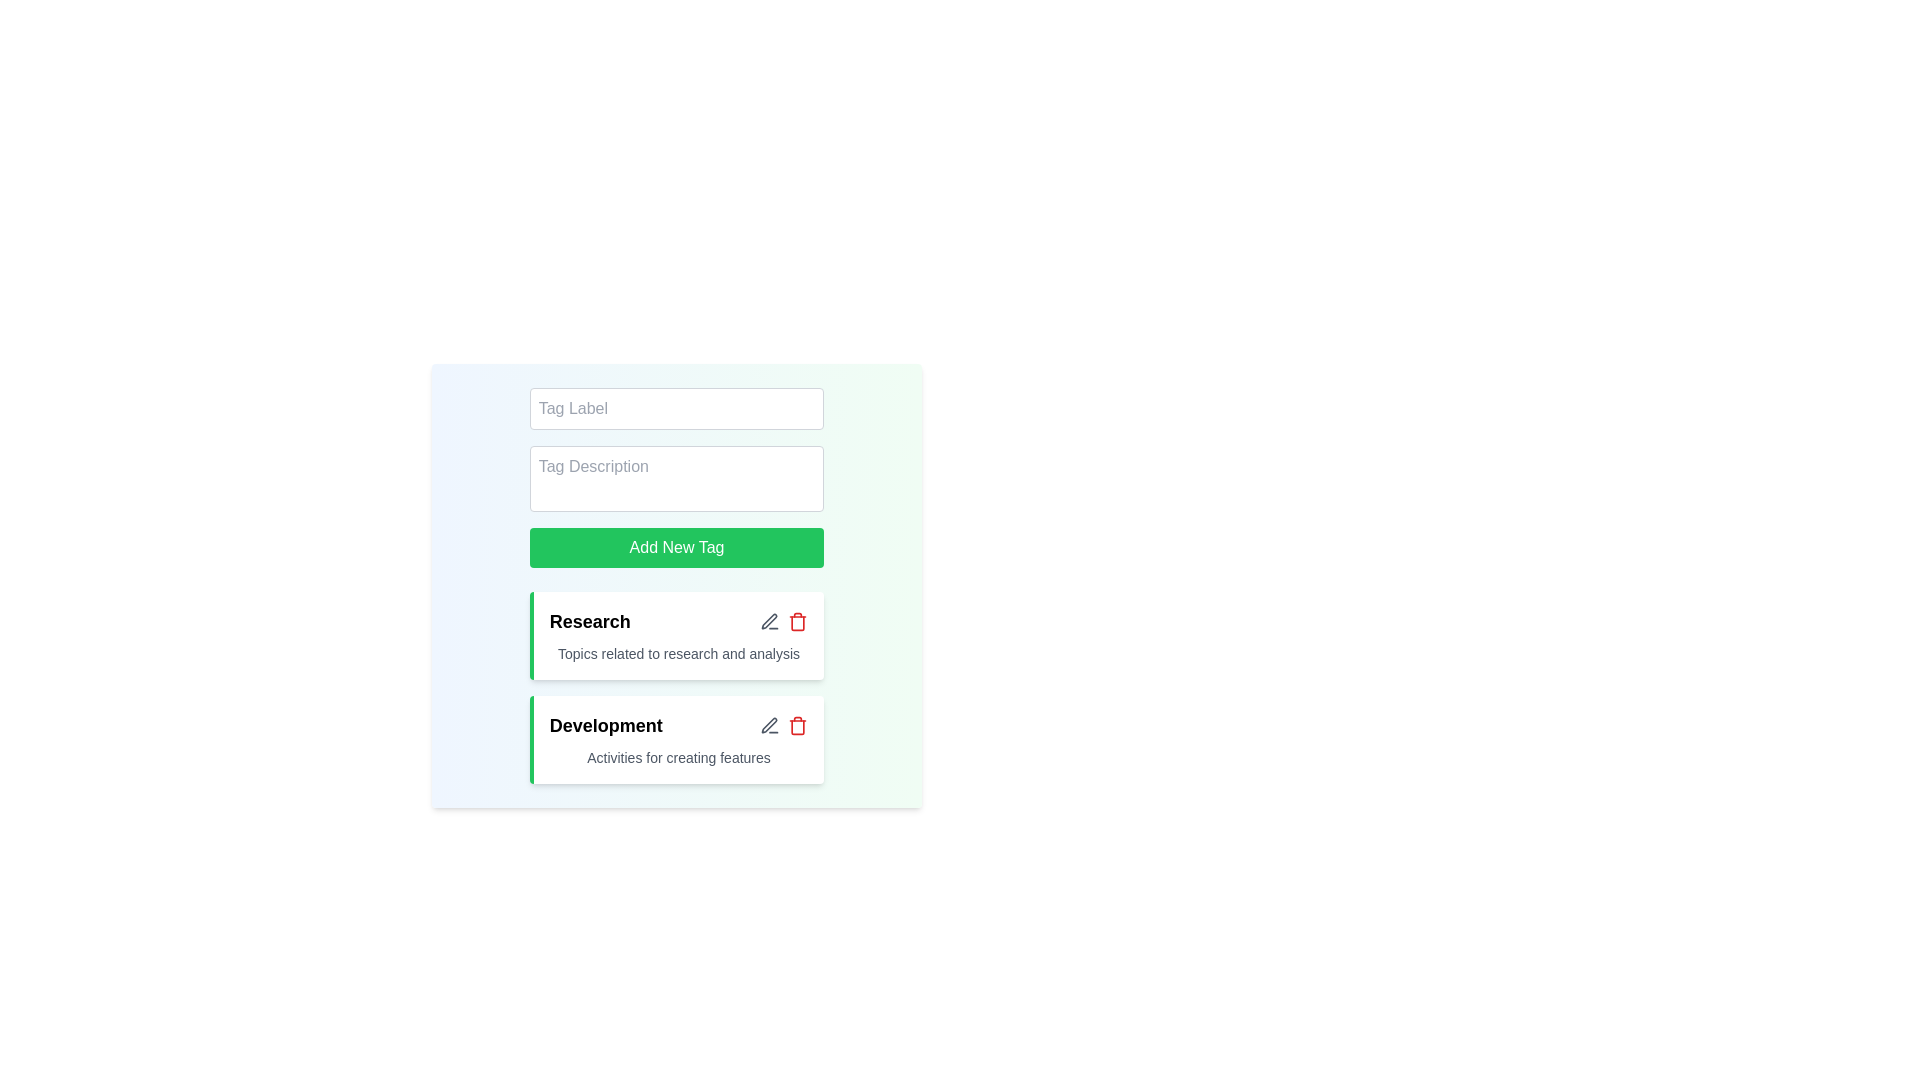 Image resolution: width=1920 pixels, height=1080 pixels. What do you see at coordinates (769, 725) in the screenshot?
I see `the pen icon button located in the middle-right corner of the 'Research' card` at bounding box center [769, 725].